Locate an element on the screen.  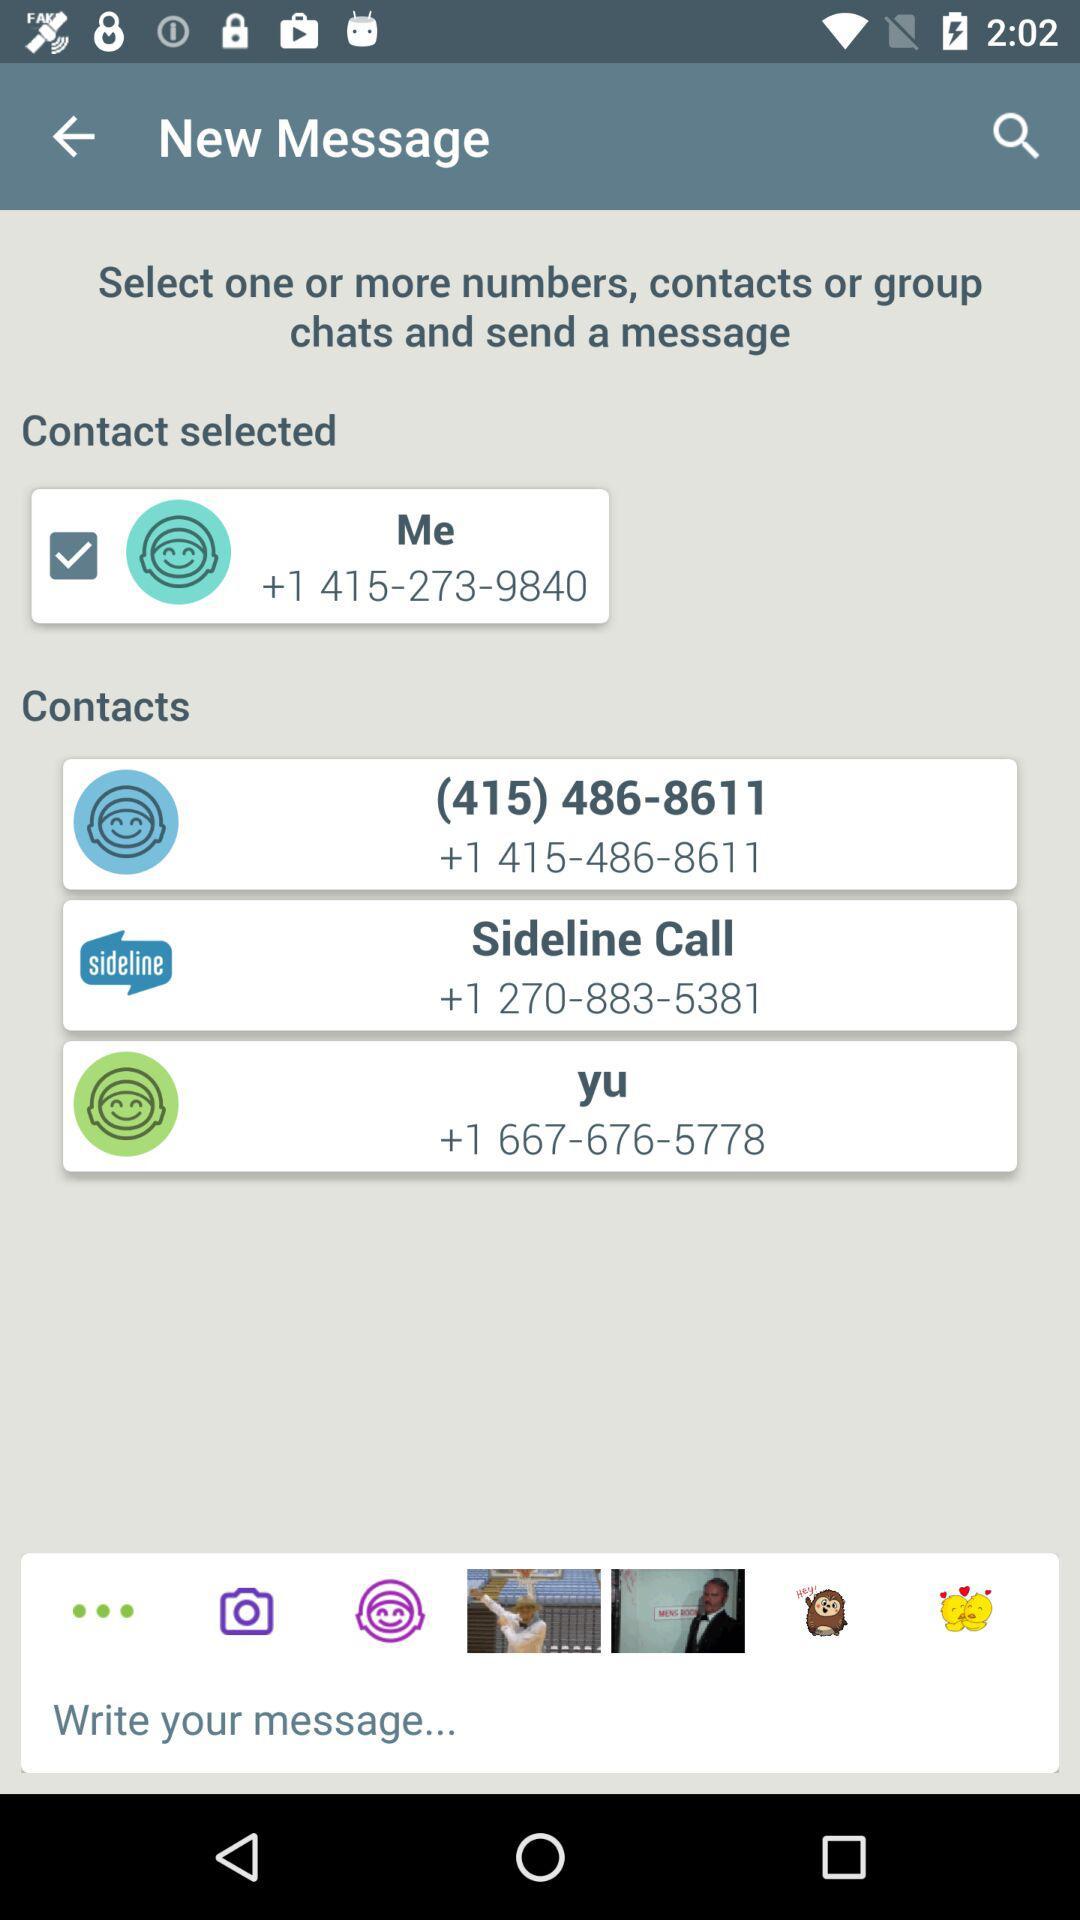
insert sticker is located at coordinates (821, 1611).